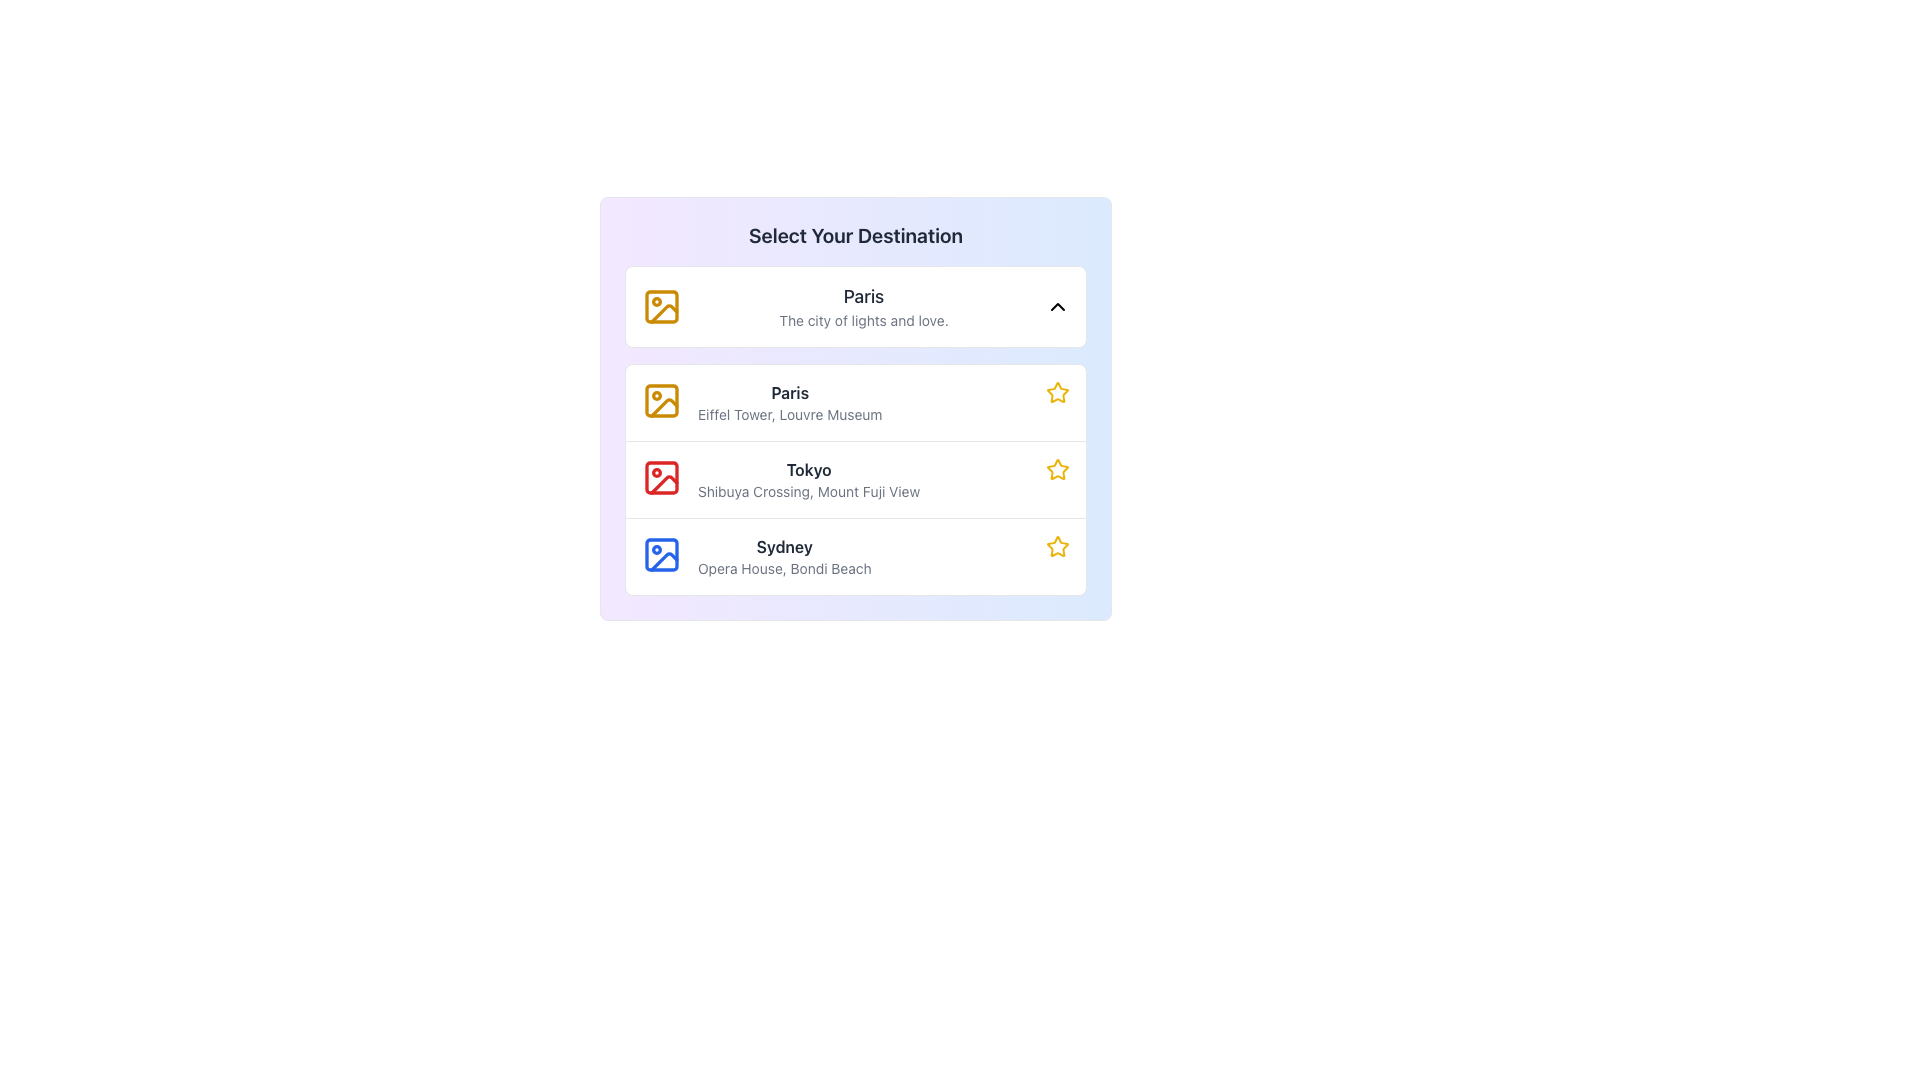  Describe the element at coordinates (662, 478) in the screenshot. I see `the decorative icon associated with the list item 'Tokyo' located at the left of its row in the vertical list of destinations` at that location.